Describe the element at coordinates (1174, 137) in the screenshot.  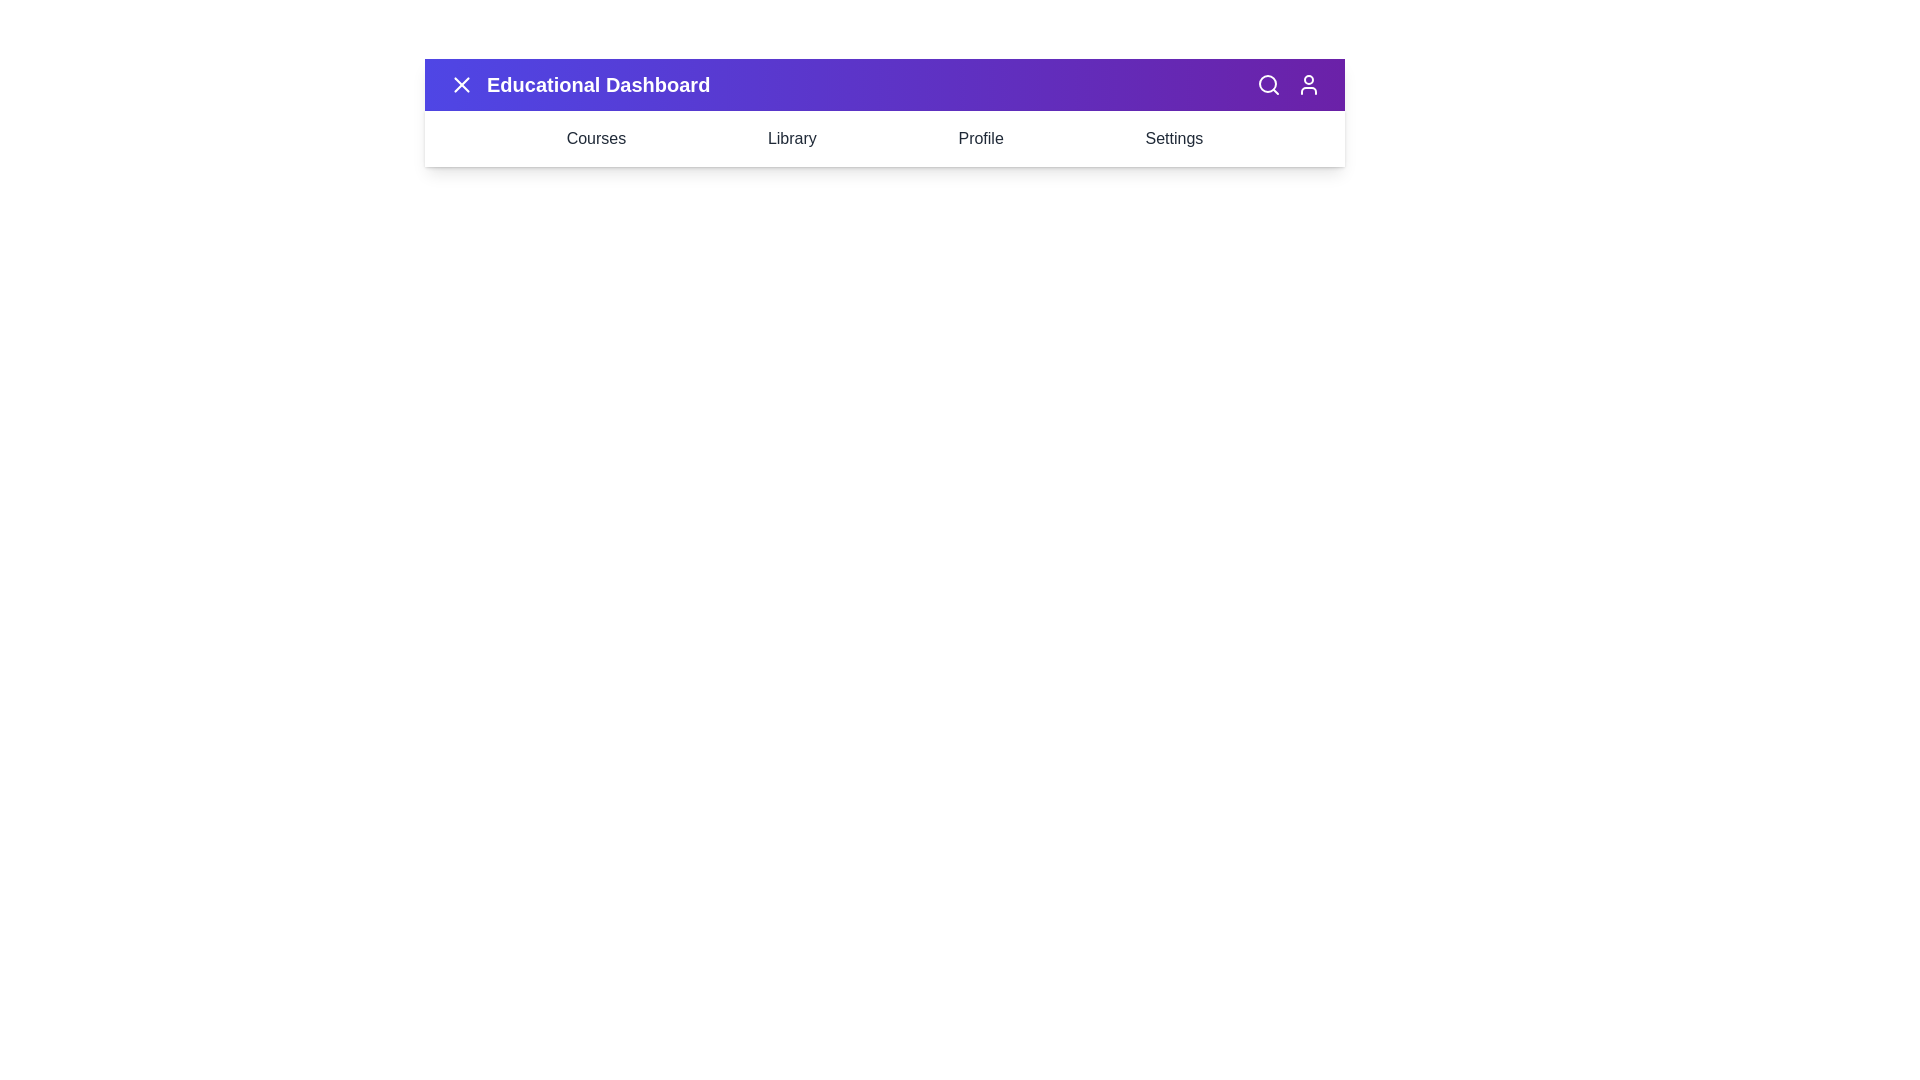
I see `the 'Settings' menu item in the navigation bar` at that location.